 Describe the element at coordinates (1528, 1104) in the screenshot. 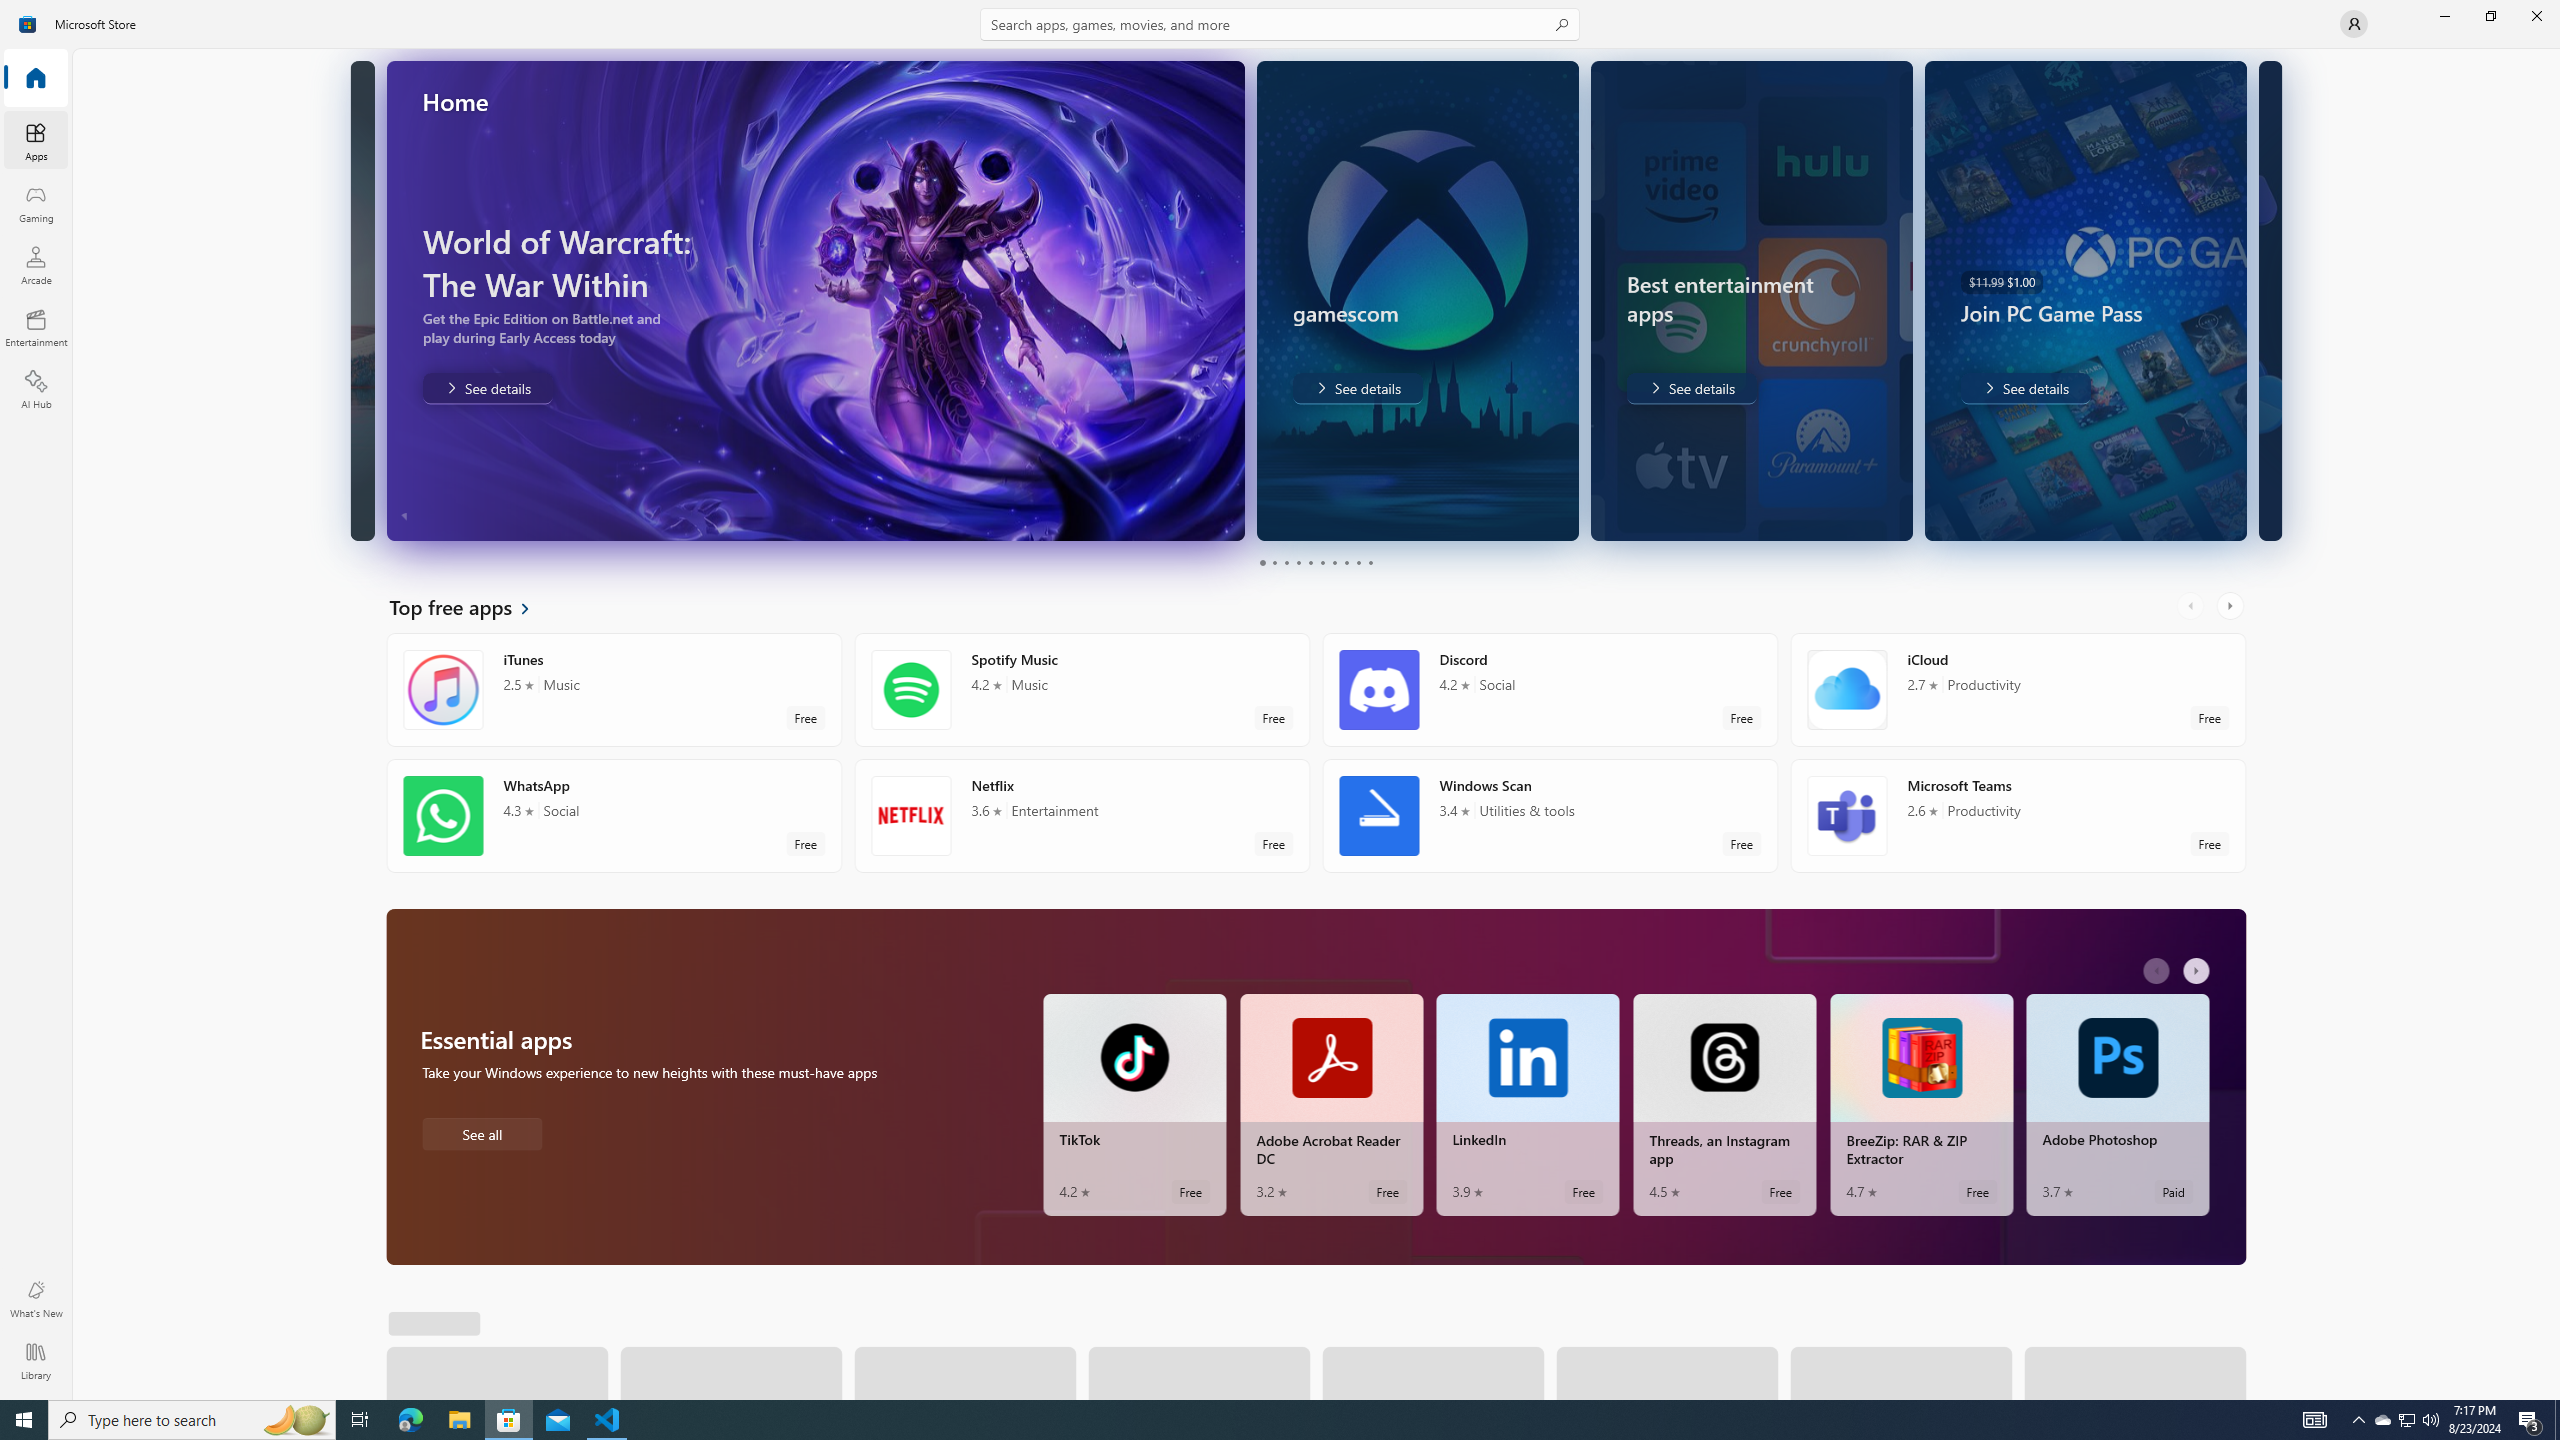

I see `'LinkedIn. Average rating of 3.9 out of five stars. Free  '` at that location.